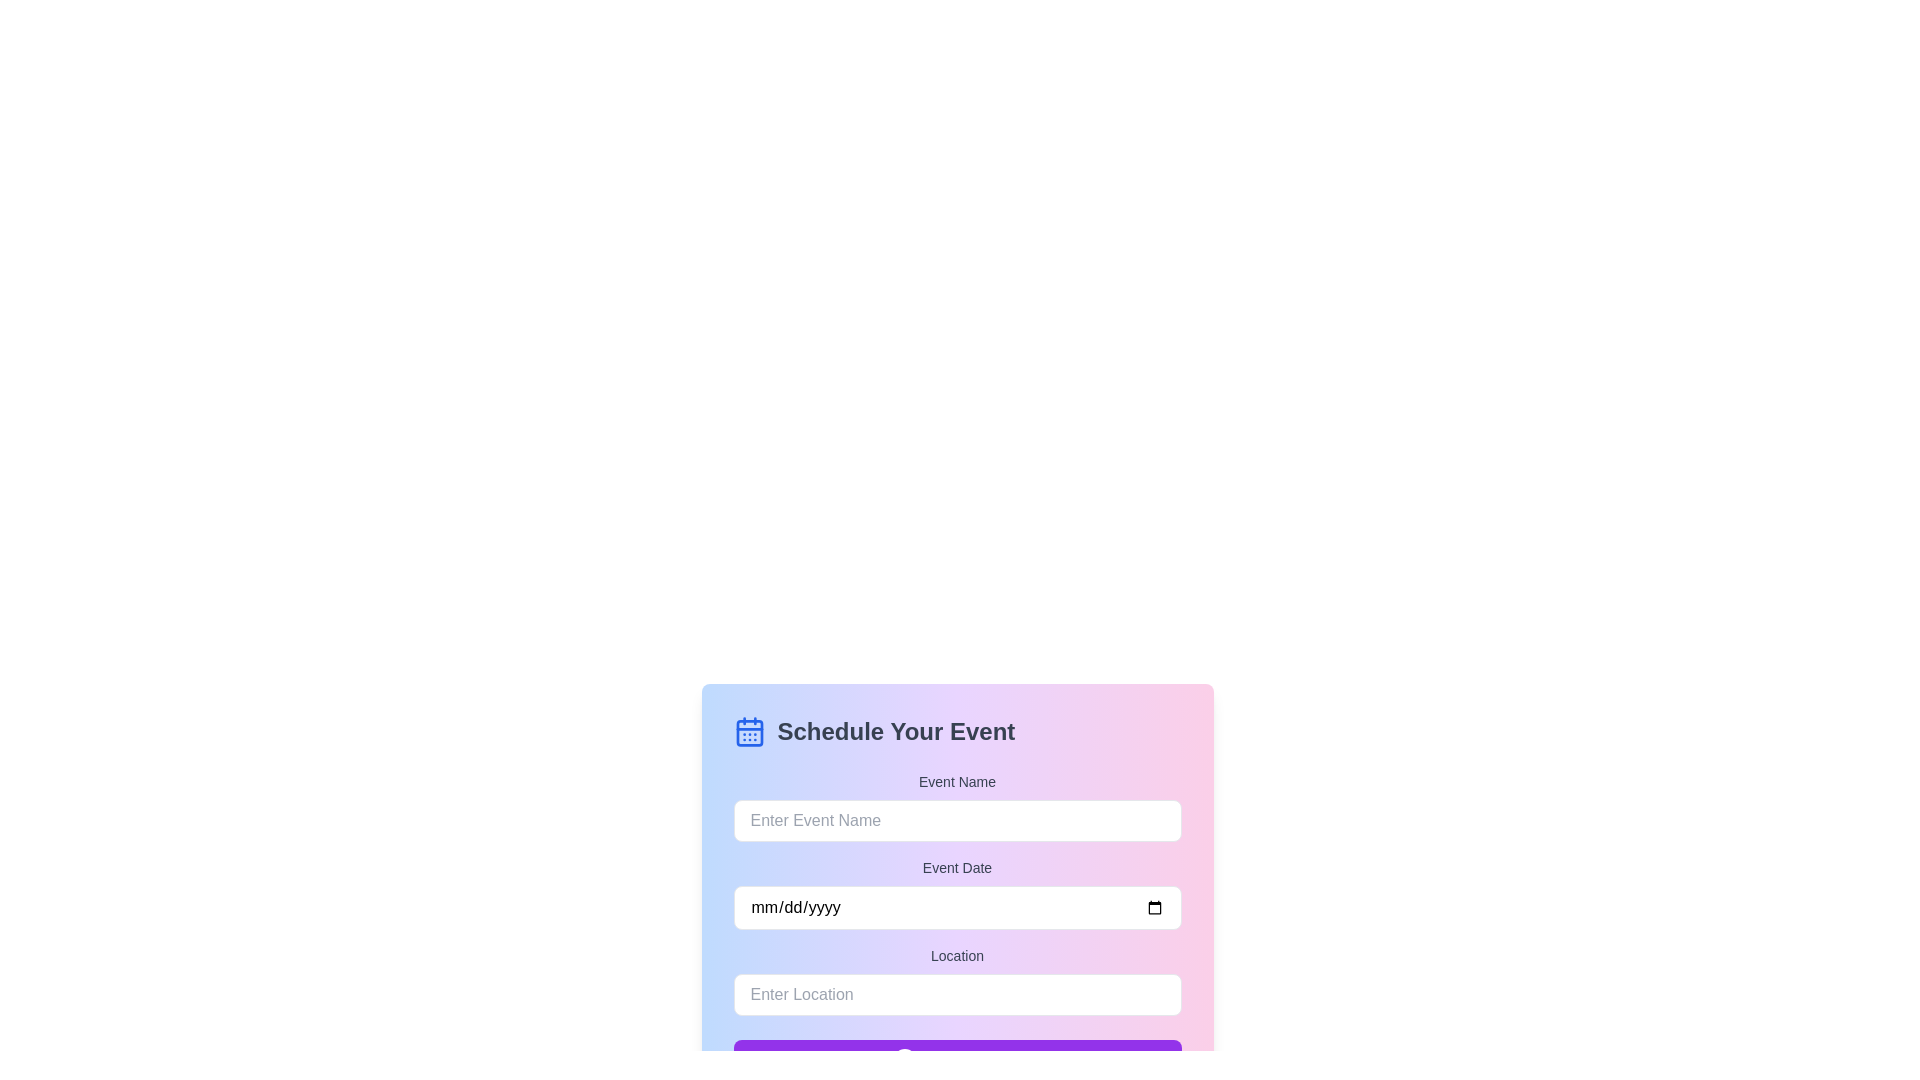 The height and width of the screenshot is (1080, 1920). I want to click on the Text input field located below the 'Event Name' label by tabbing to it, so click(956, 821).